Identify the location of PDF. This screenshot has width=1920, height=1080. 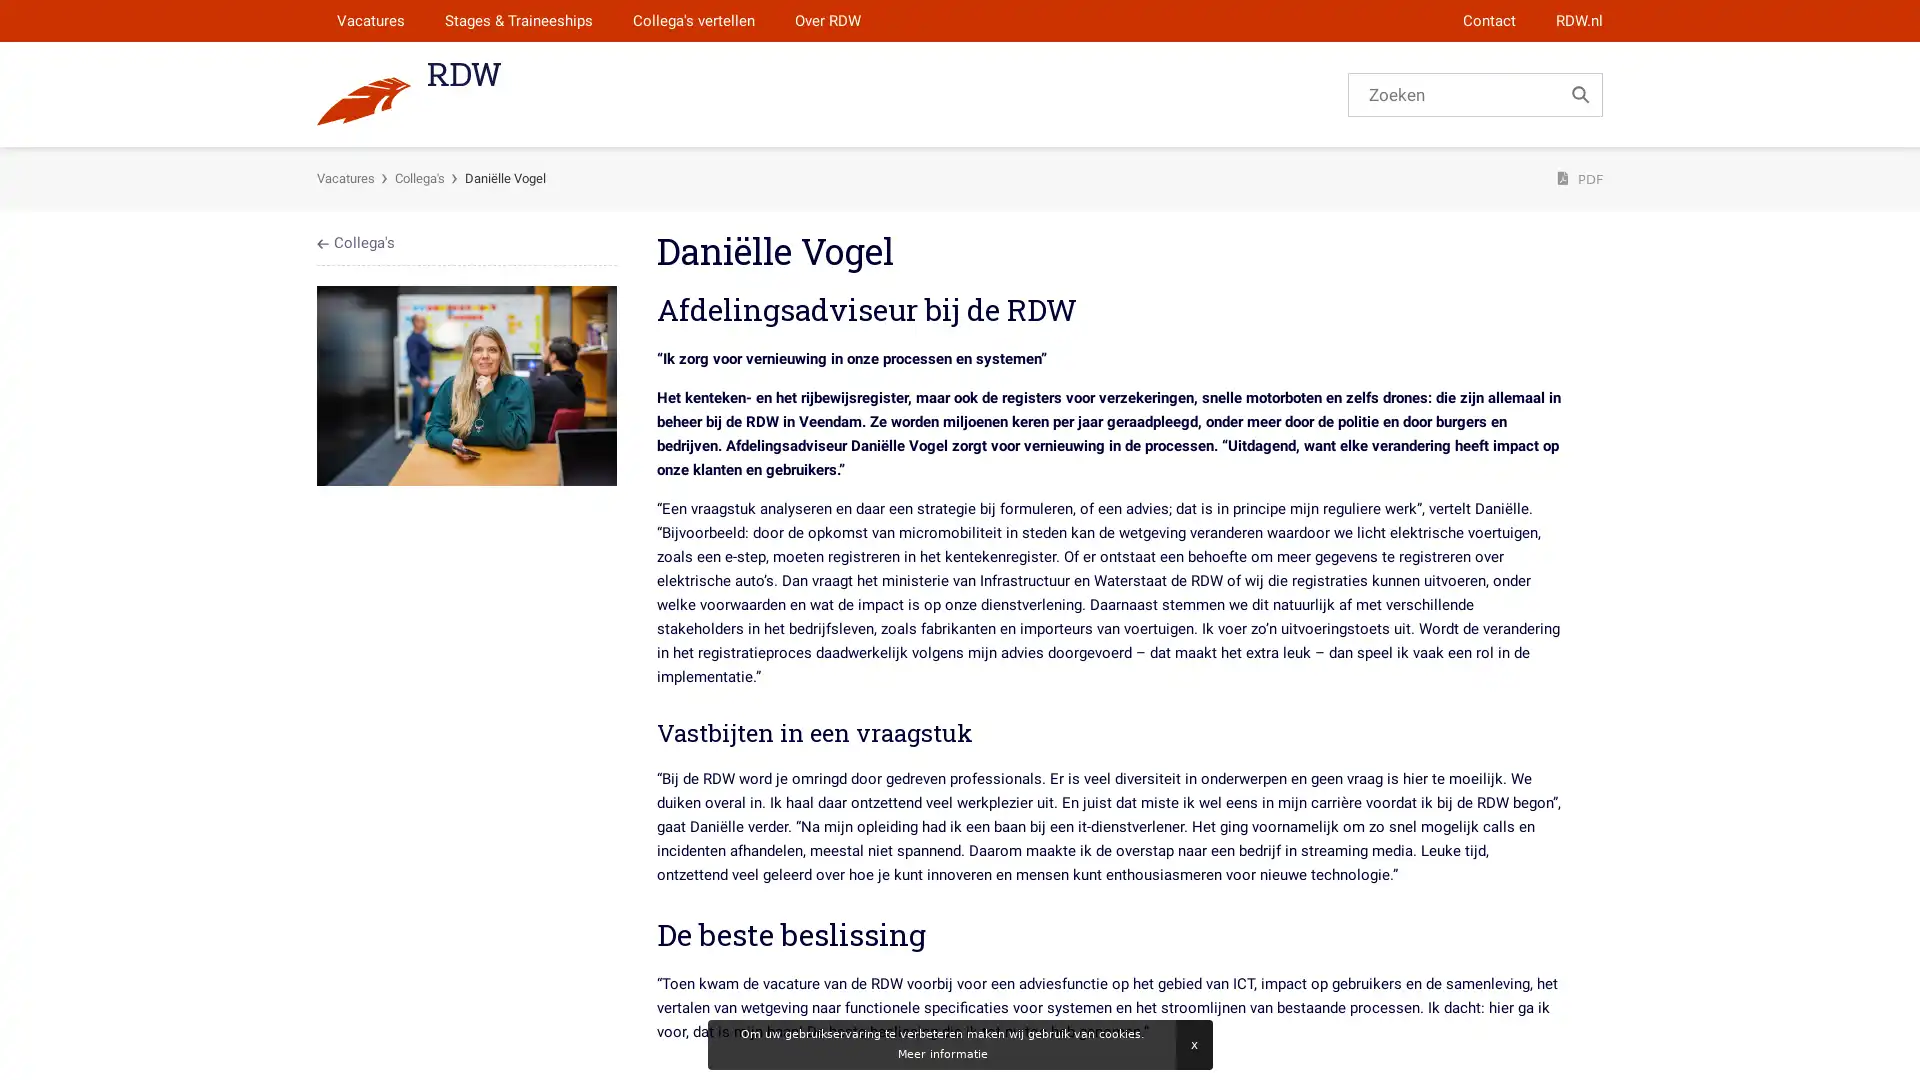
(1579, 177).